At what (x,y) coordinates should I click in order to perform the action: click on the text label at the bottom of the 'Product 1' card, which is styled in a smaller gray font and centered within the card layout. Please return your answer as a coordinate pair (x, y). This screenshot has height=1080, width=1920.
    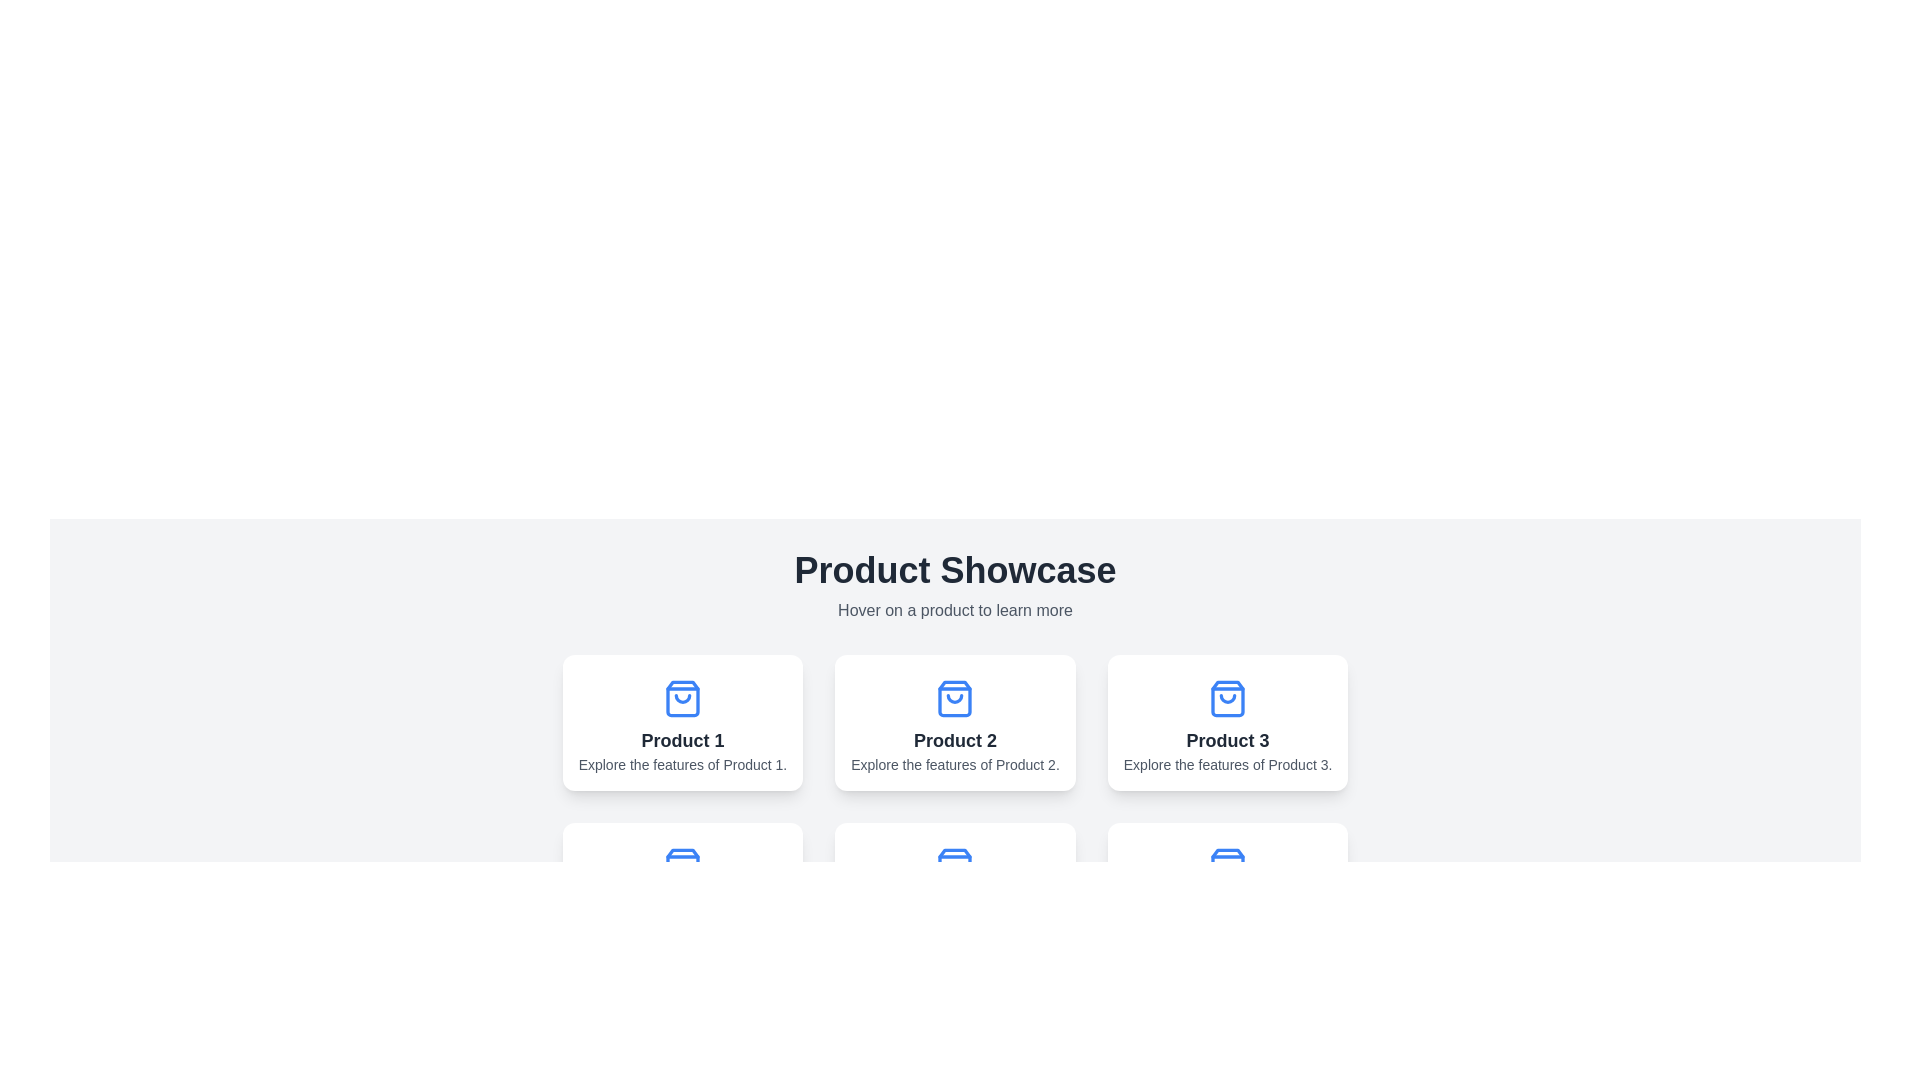
    Looking at the image, I should click on (682, 764).